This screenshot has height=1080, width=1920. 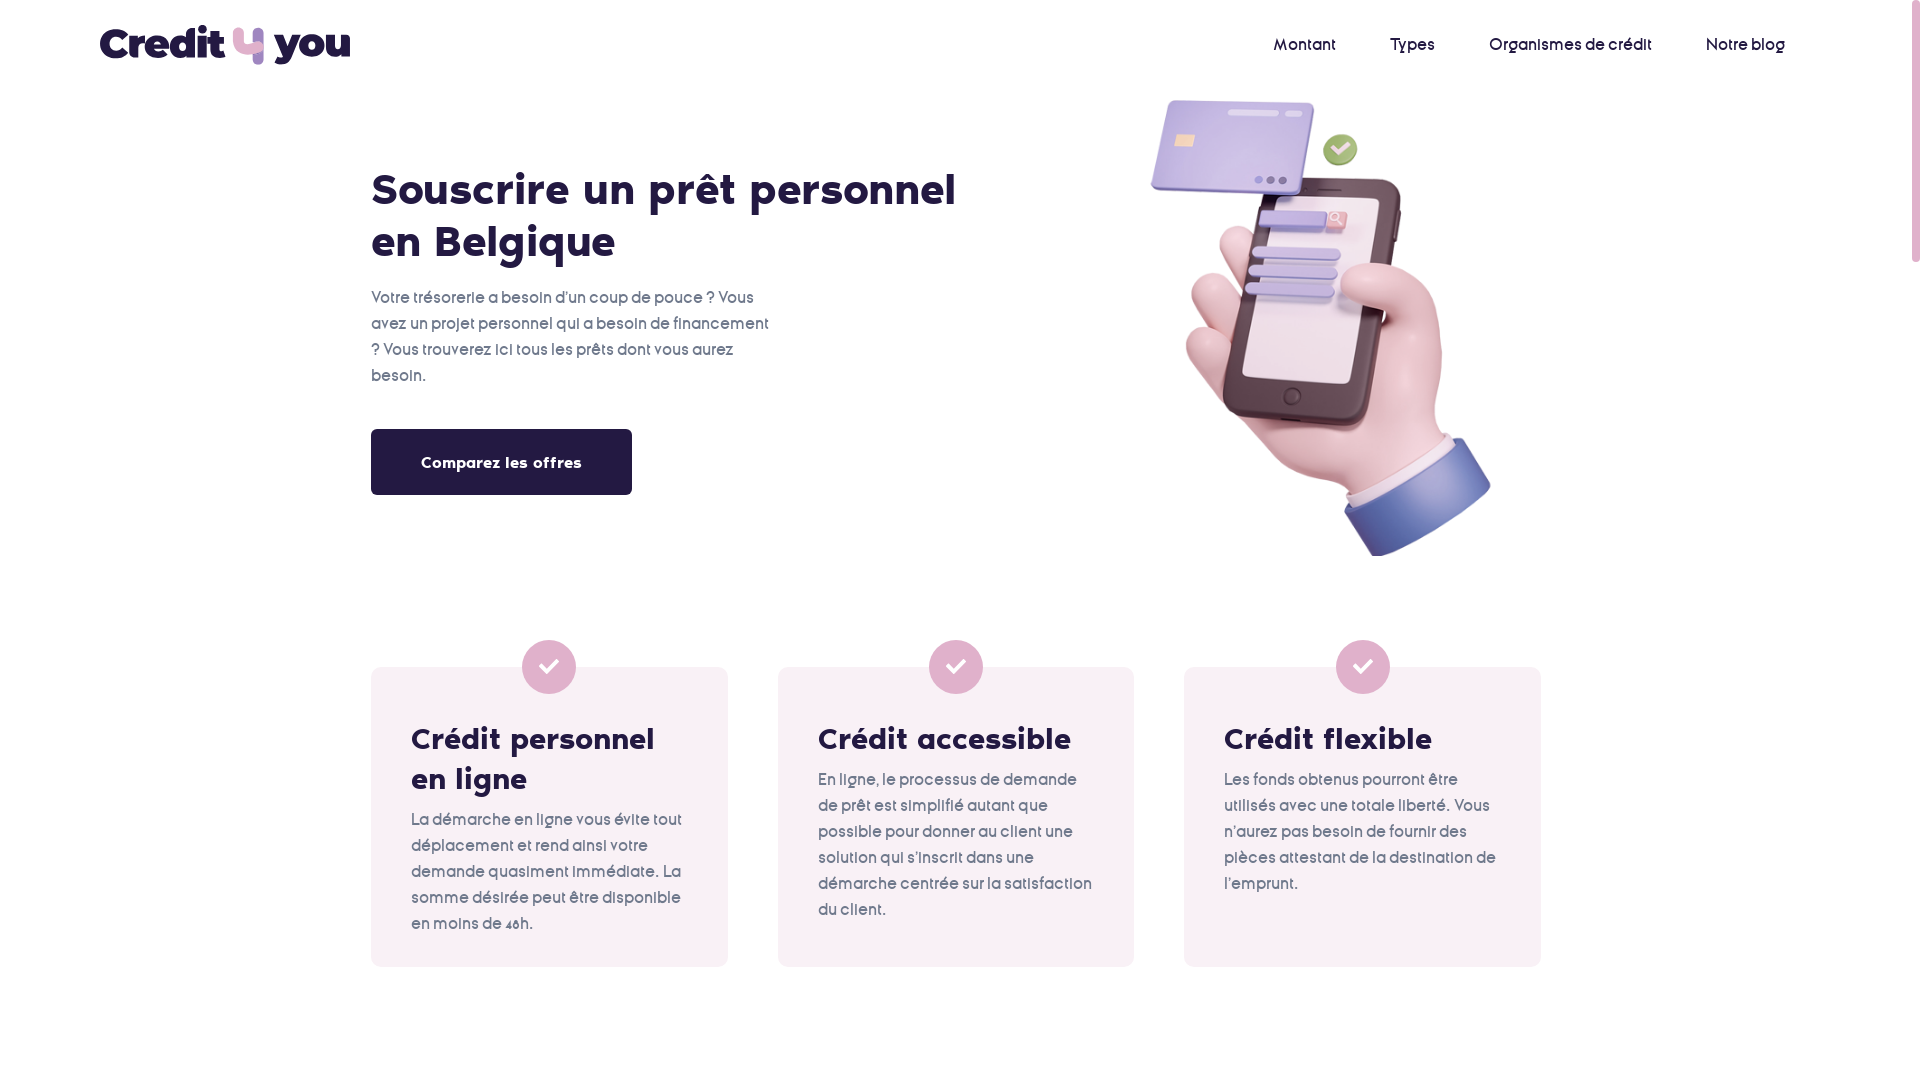 What do you see at coordinates (501, 462) in the screenshot?
I see `'Comparez les offres'` at bounding box center [501, 462].